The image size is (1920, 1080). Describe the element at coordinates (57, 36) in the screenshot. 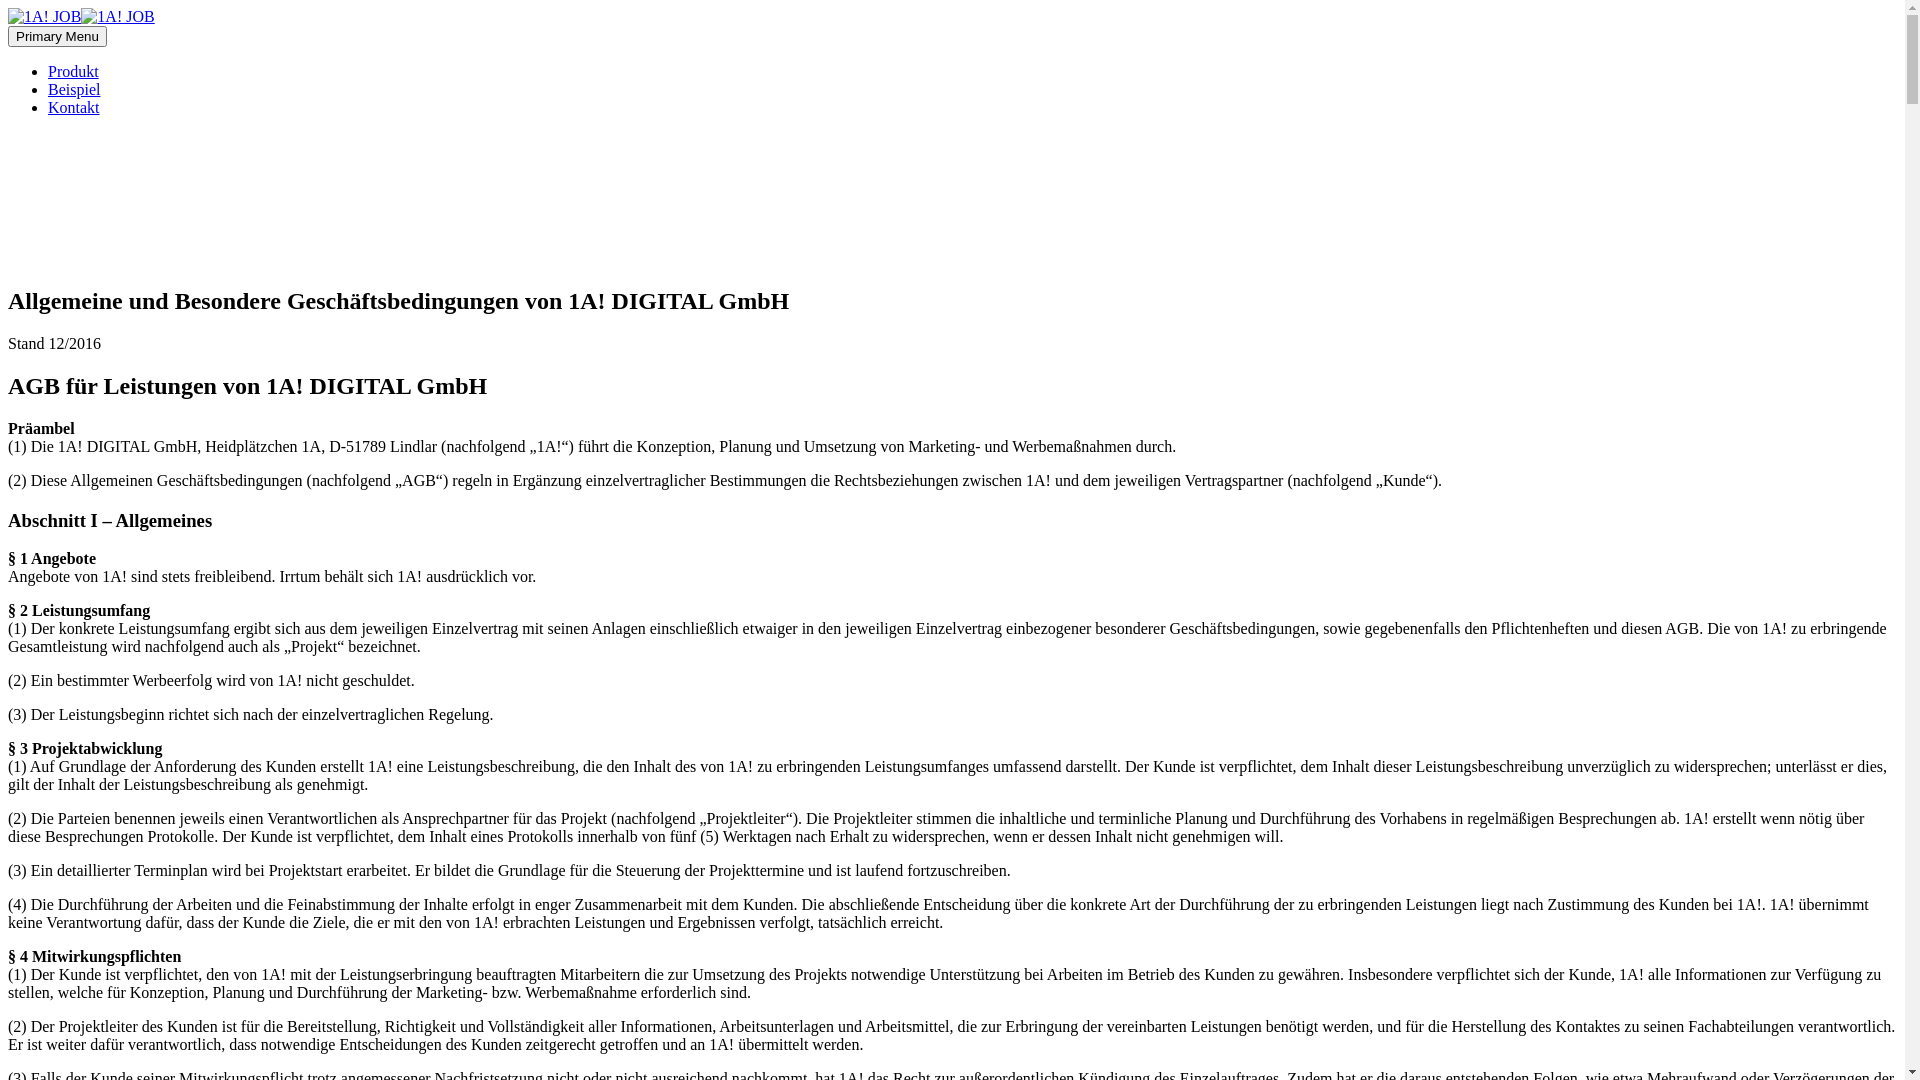

I see `'Primary Menu'` at that location.